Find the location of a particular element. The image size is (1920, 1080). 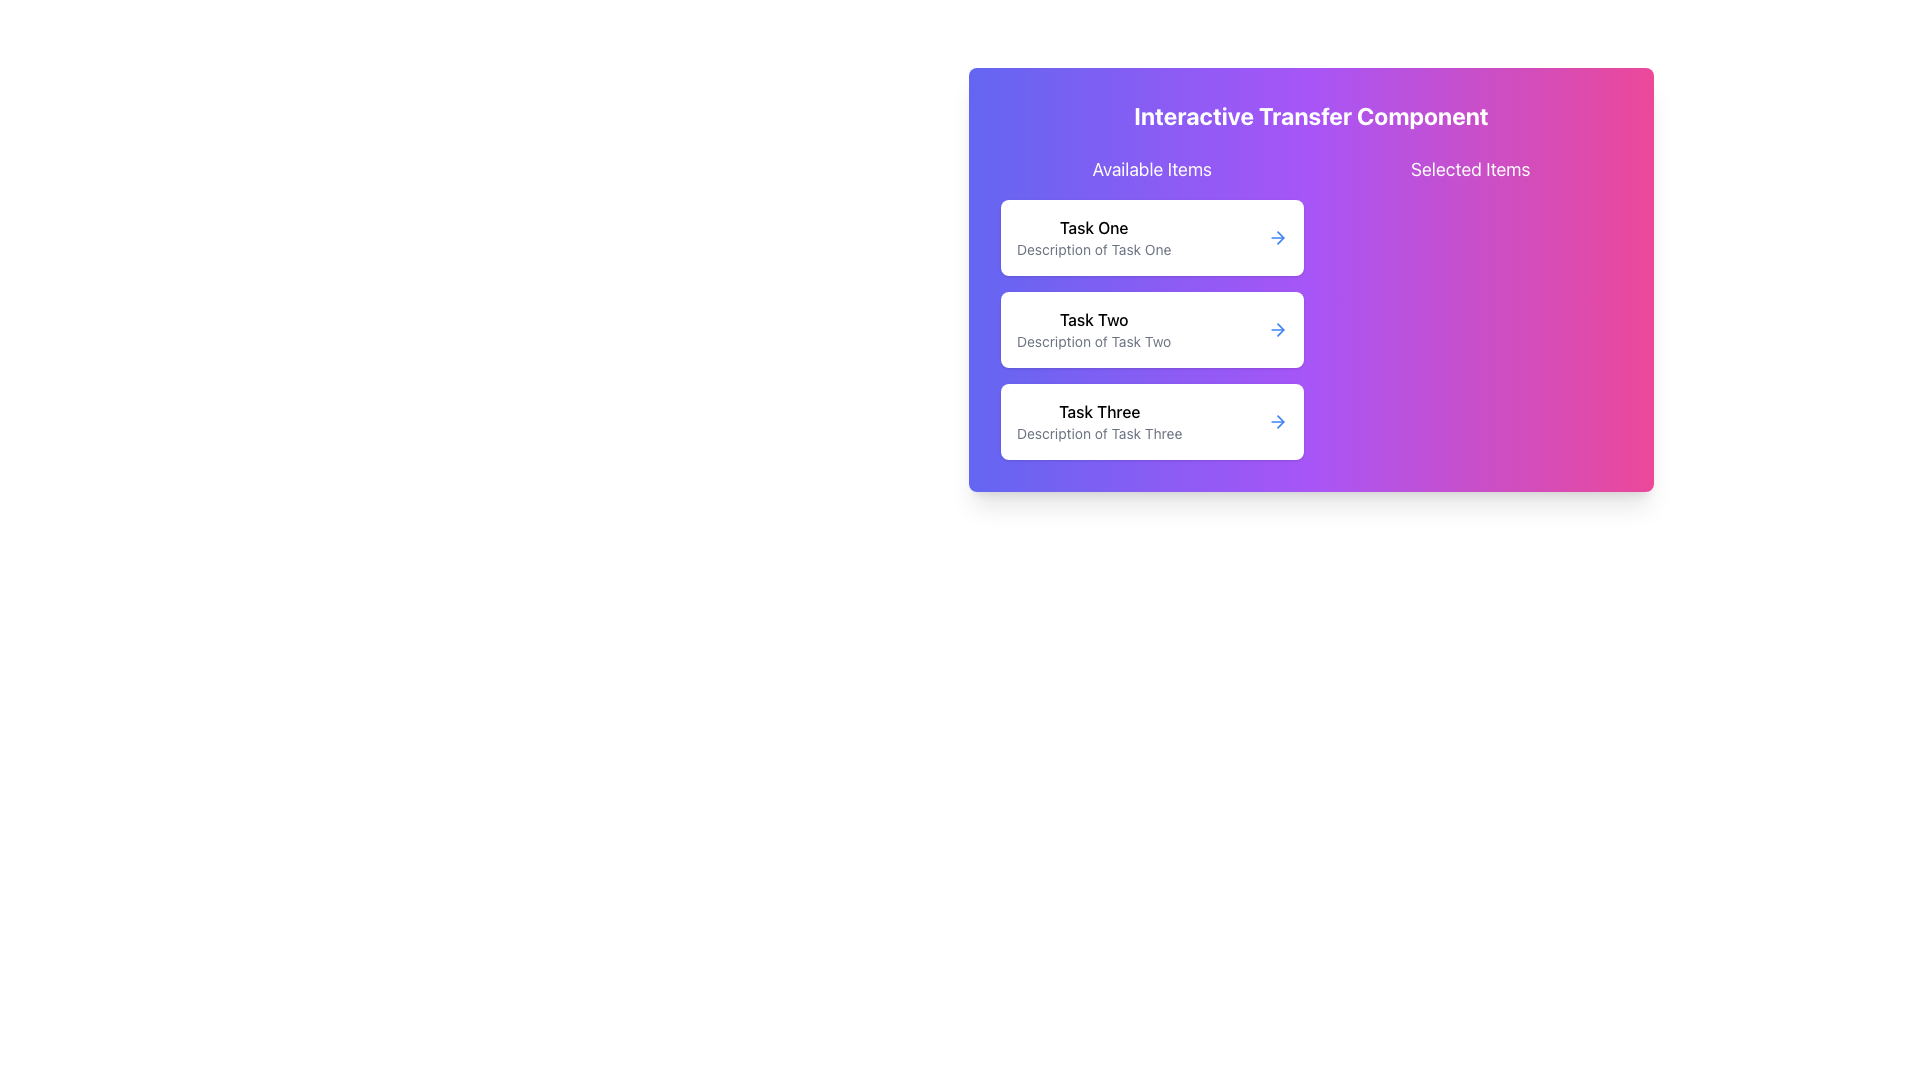

the arrow icon on the far-right side of the 'Task One' card in the 'Available Items' section to receive visual feedback is located at coordinates (1276, 237).